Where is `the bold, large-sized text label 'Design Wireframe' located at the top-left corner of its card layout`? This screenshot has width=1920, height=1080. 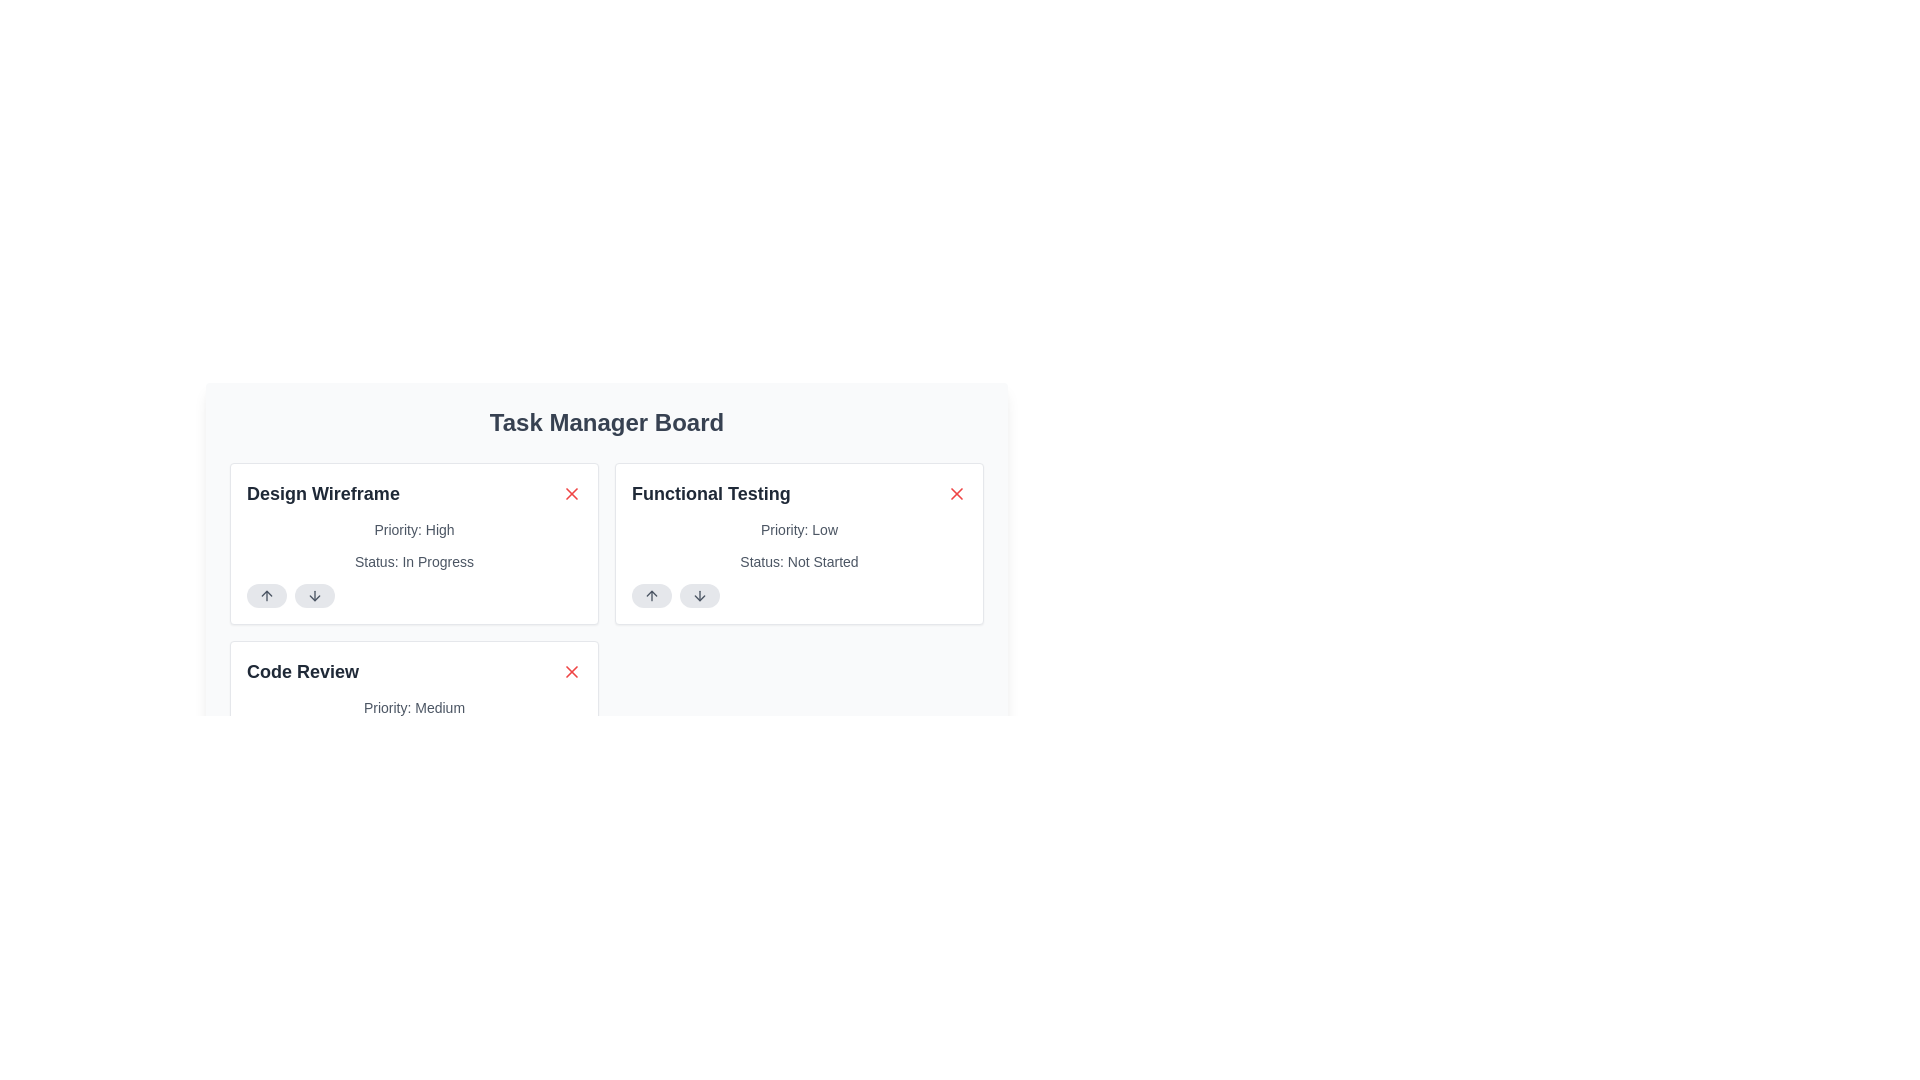
the bold, large-sized text label 'Design Wireframe' located at the top-left corner of its card layout is located at coordinates (323, 493).